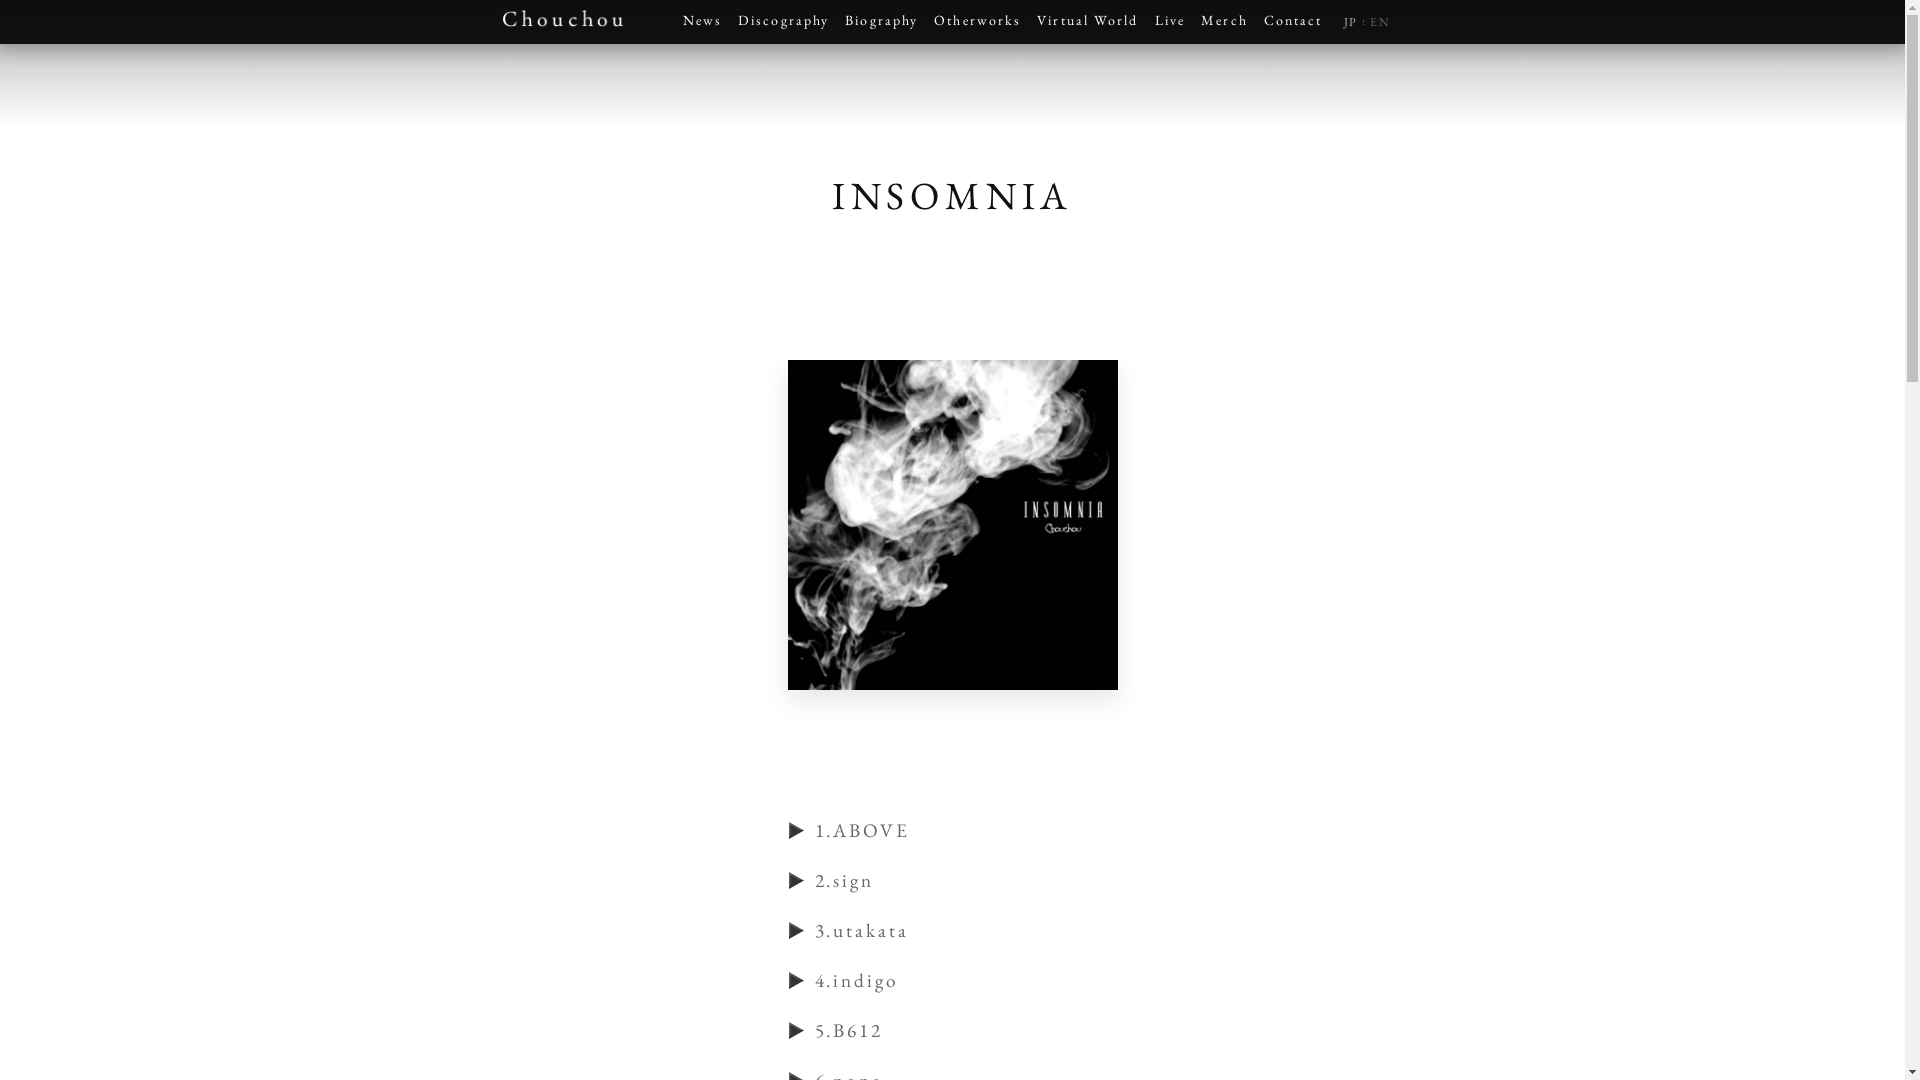  What do you see at coordinates (782, 21) in the screenshot?
I see `'Discography'` at bounding box center [782, 21].